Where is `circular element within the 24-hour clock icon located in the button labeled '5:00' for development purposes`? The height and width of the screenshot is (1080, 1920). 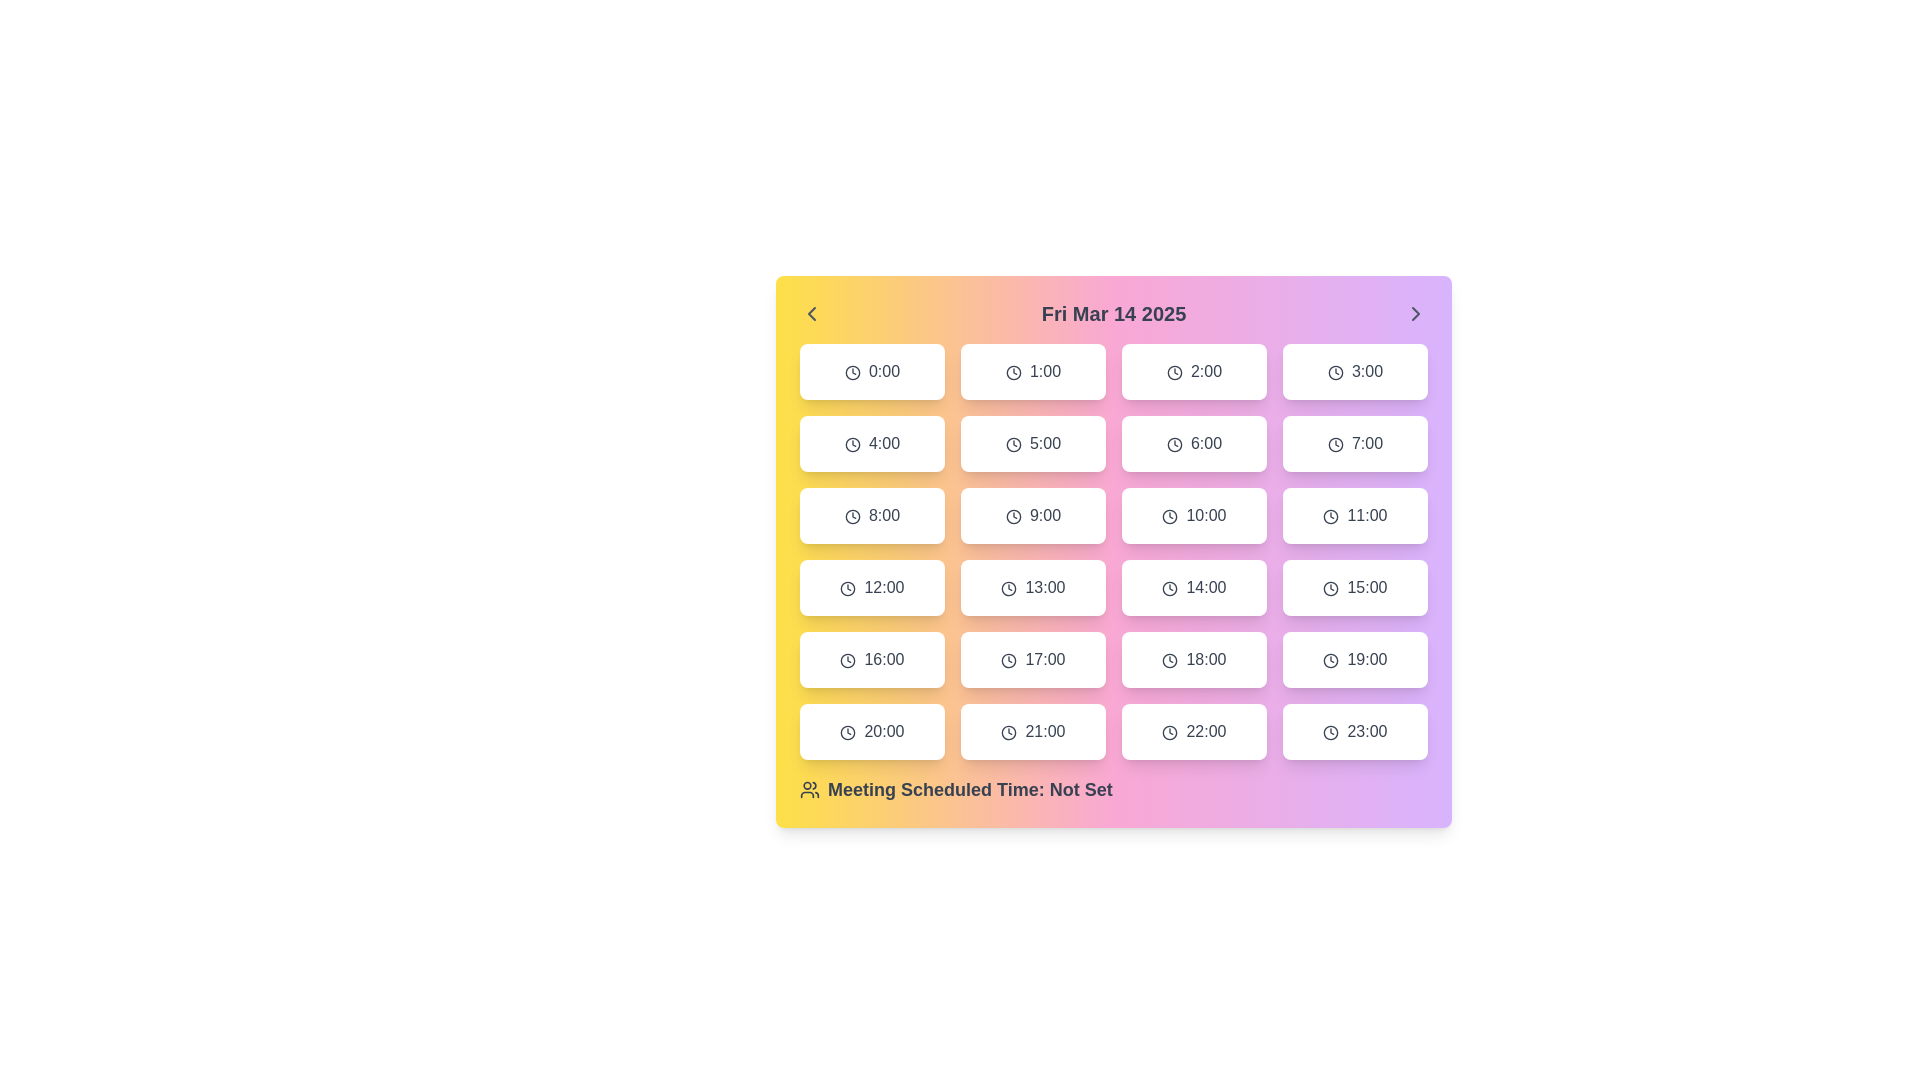
circular element within the 24-hour clock icon located in the button labeled '5:00' for development purposes is located at coordinates (1013, 443).